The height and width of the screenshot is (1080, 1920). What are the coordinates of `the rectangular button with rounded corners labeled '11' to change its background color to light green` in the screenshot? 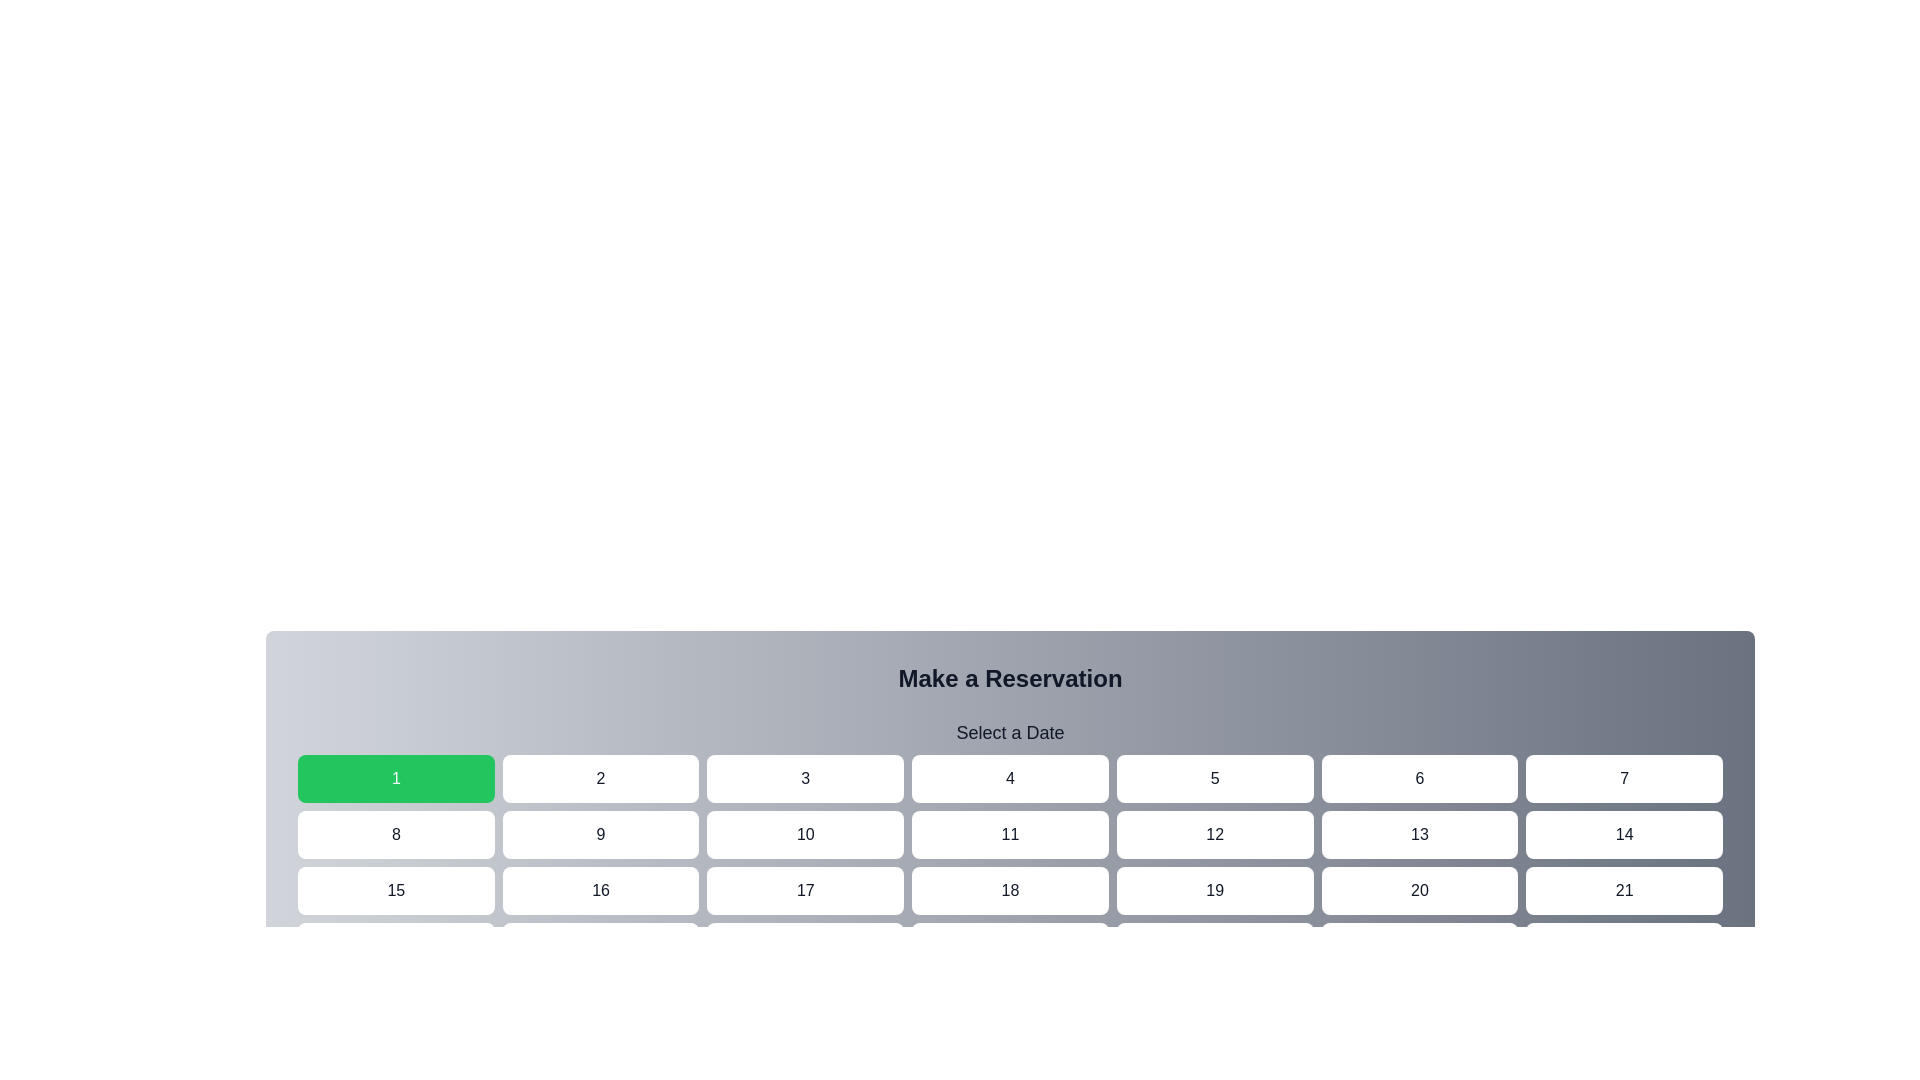 It's located at (1010, 834).